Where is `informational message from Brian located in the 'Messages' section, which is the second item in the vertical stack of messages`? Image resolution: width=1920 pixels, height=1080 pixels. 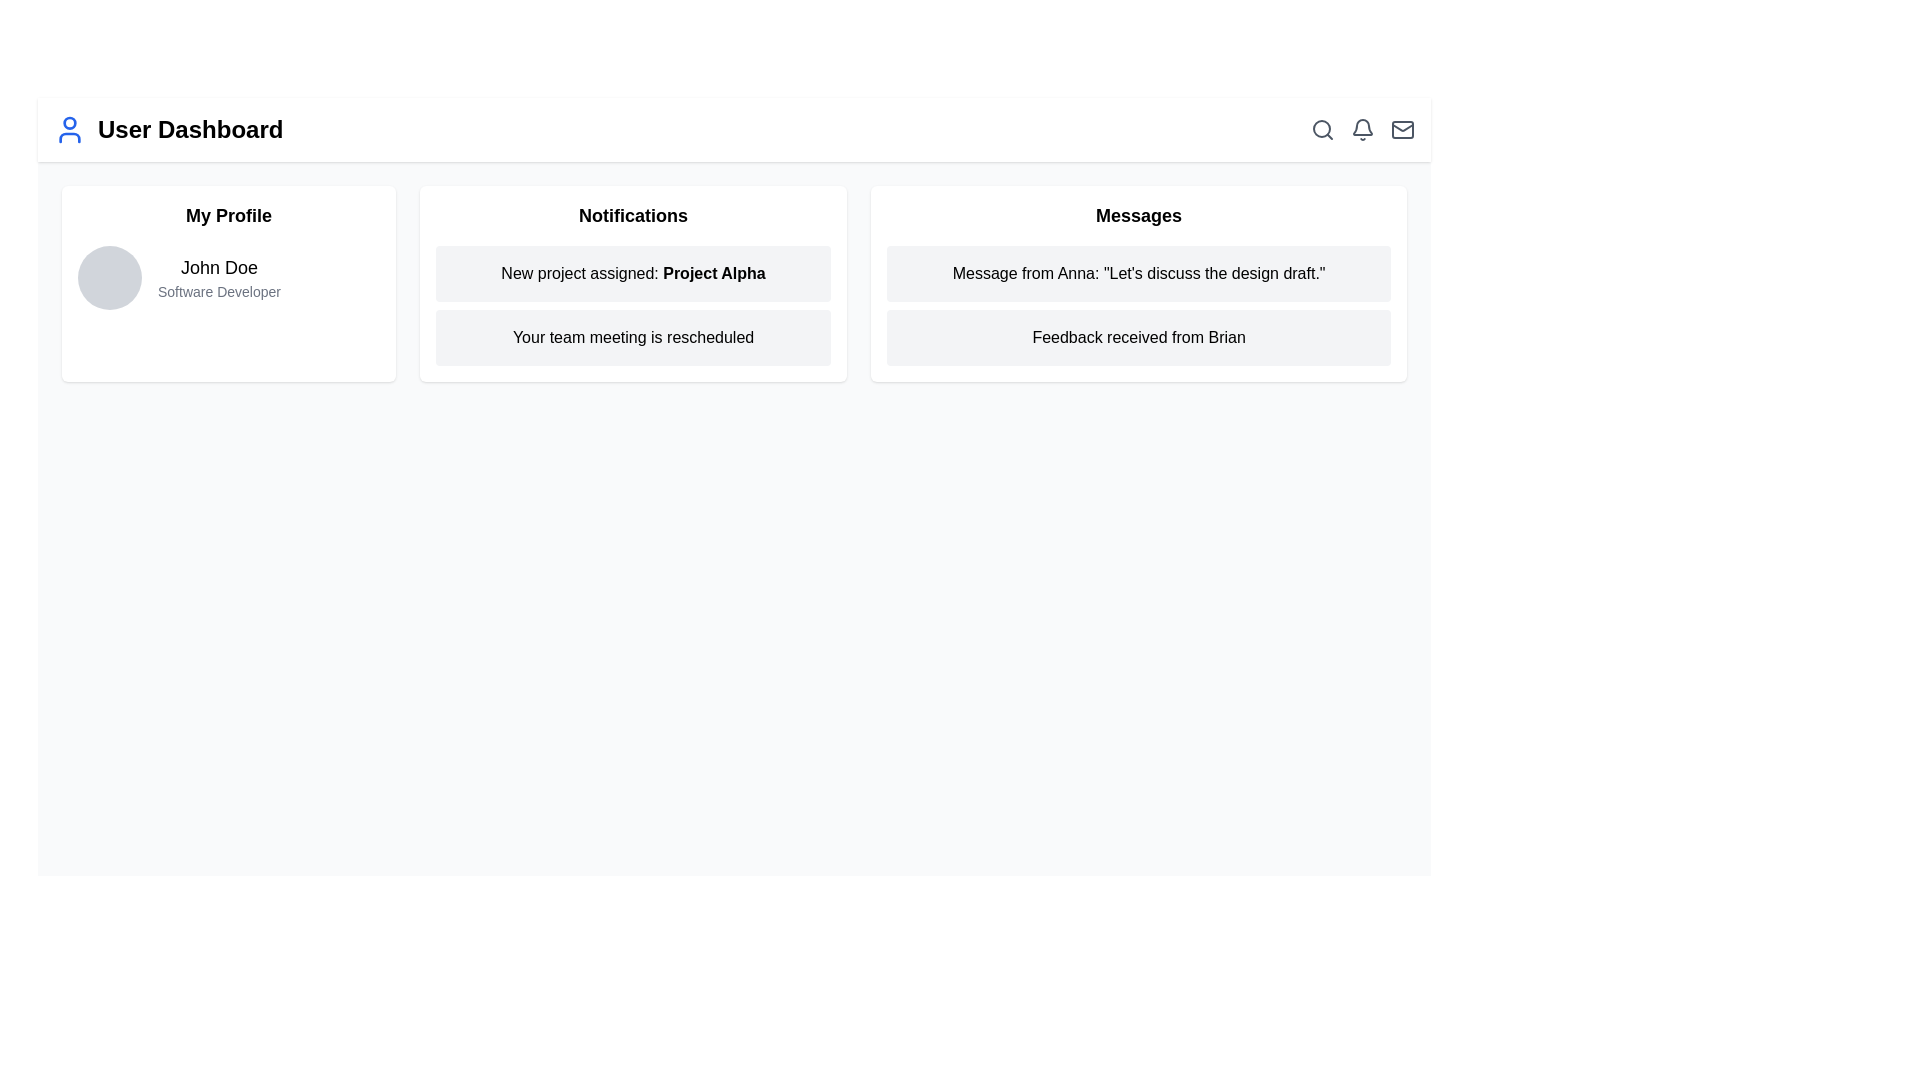
informational message from Brian located in the 'Messages' section, which is the second item in the vertical stack of messages is located at coordinates (1139, 337).